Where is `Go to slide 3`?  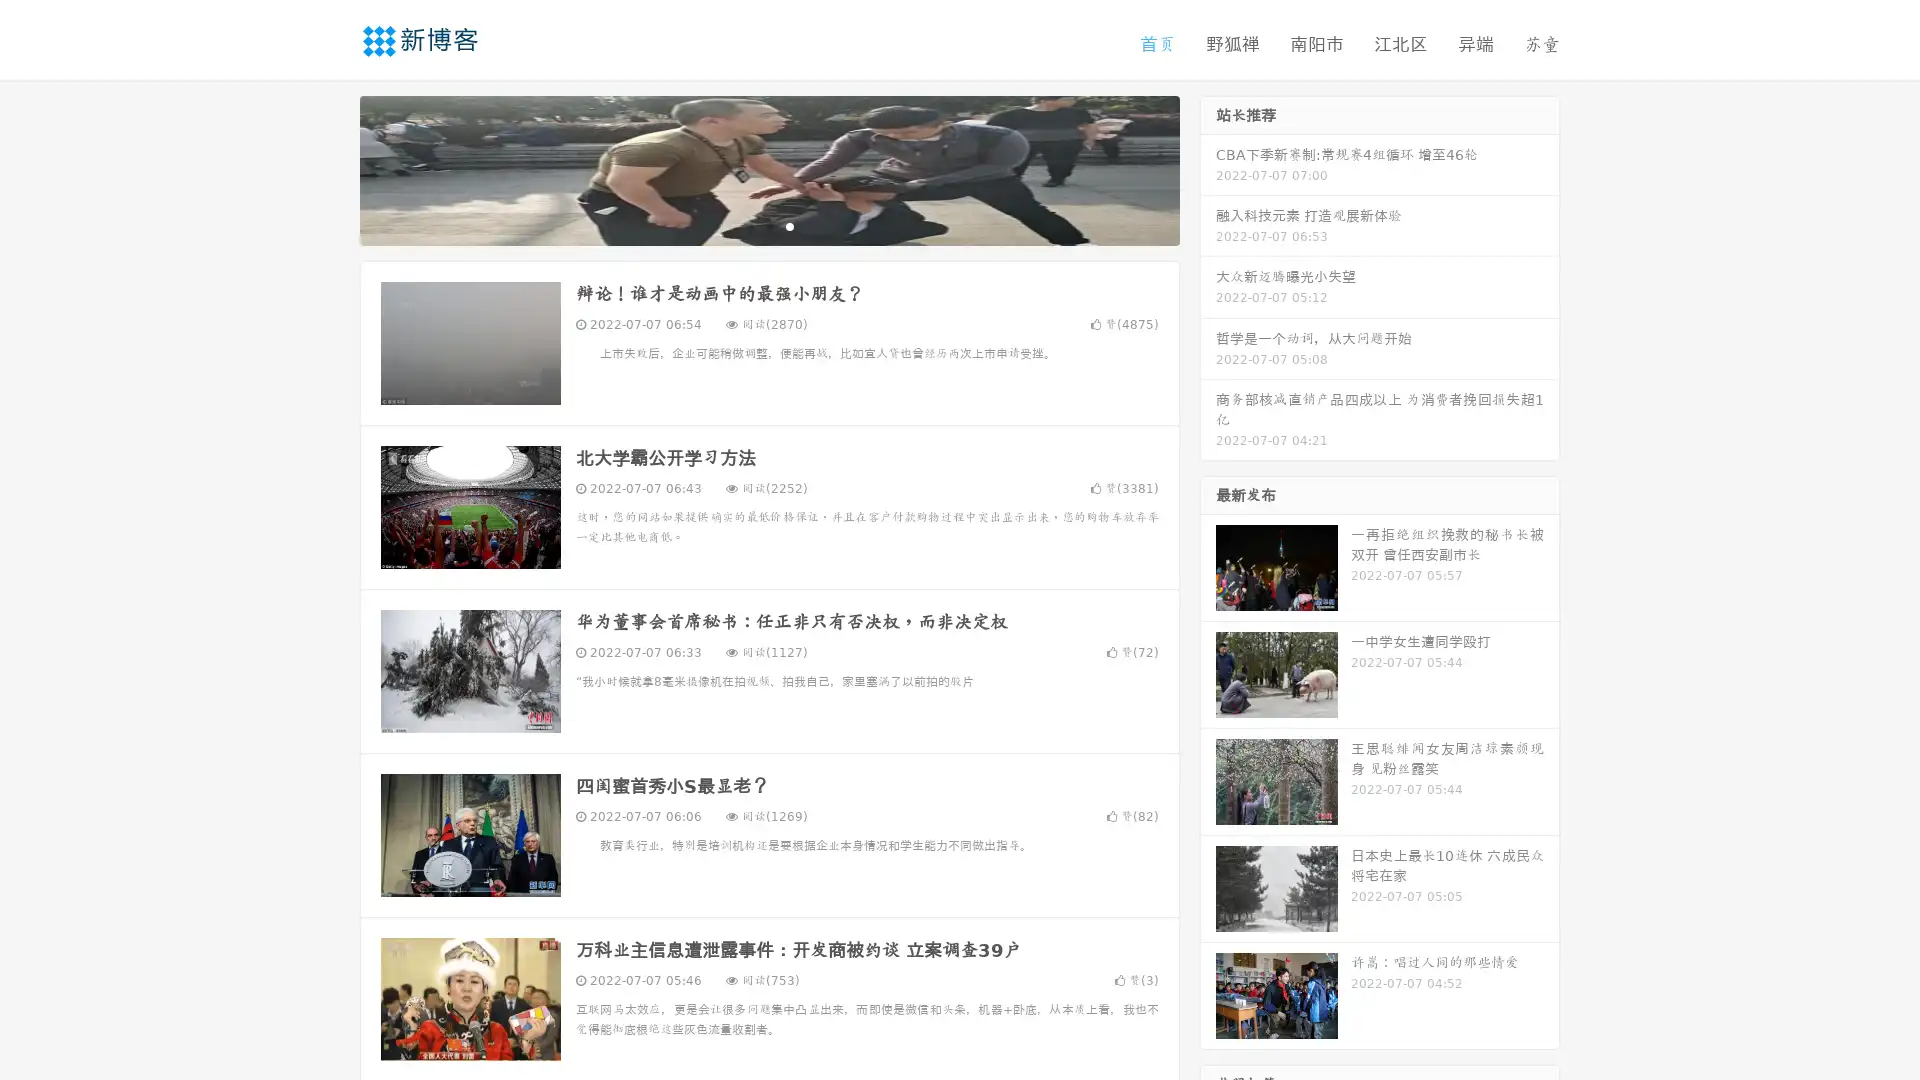 Go to slide 3 is located at coordinates (789, 225).